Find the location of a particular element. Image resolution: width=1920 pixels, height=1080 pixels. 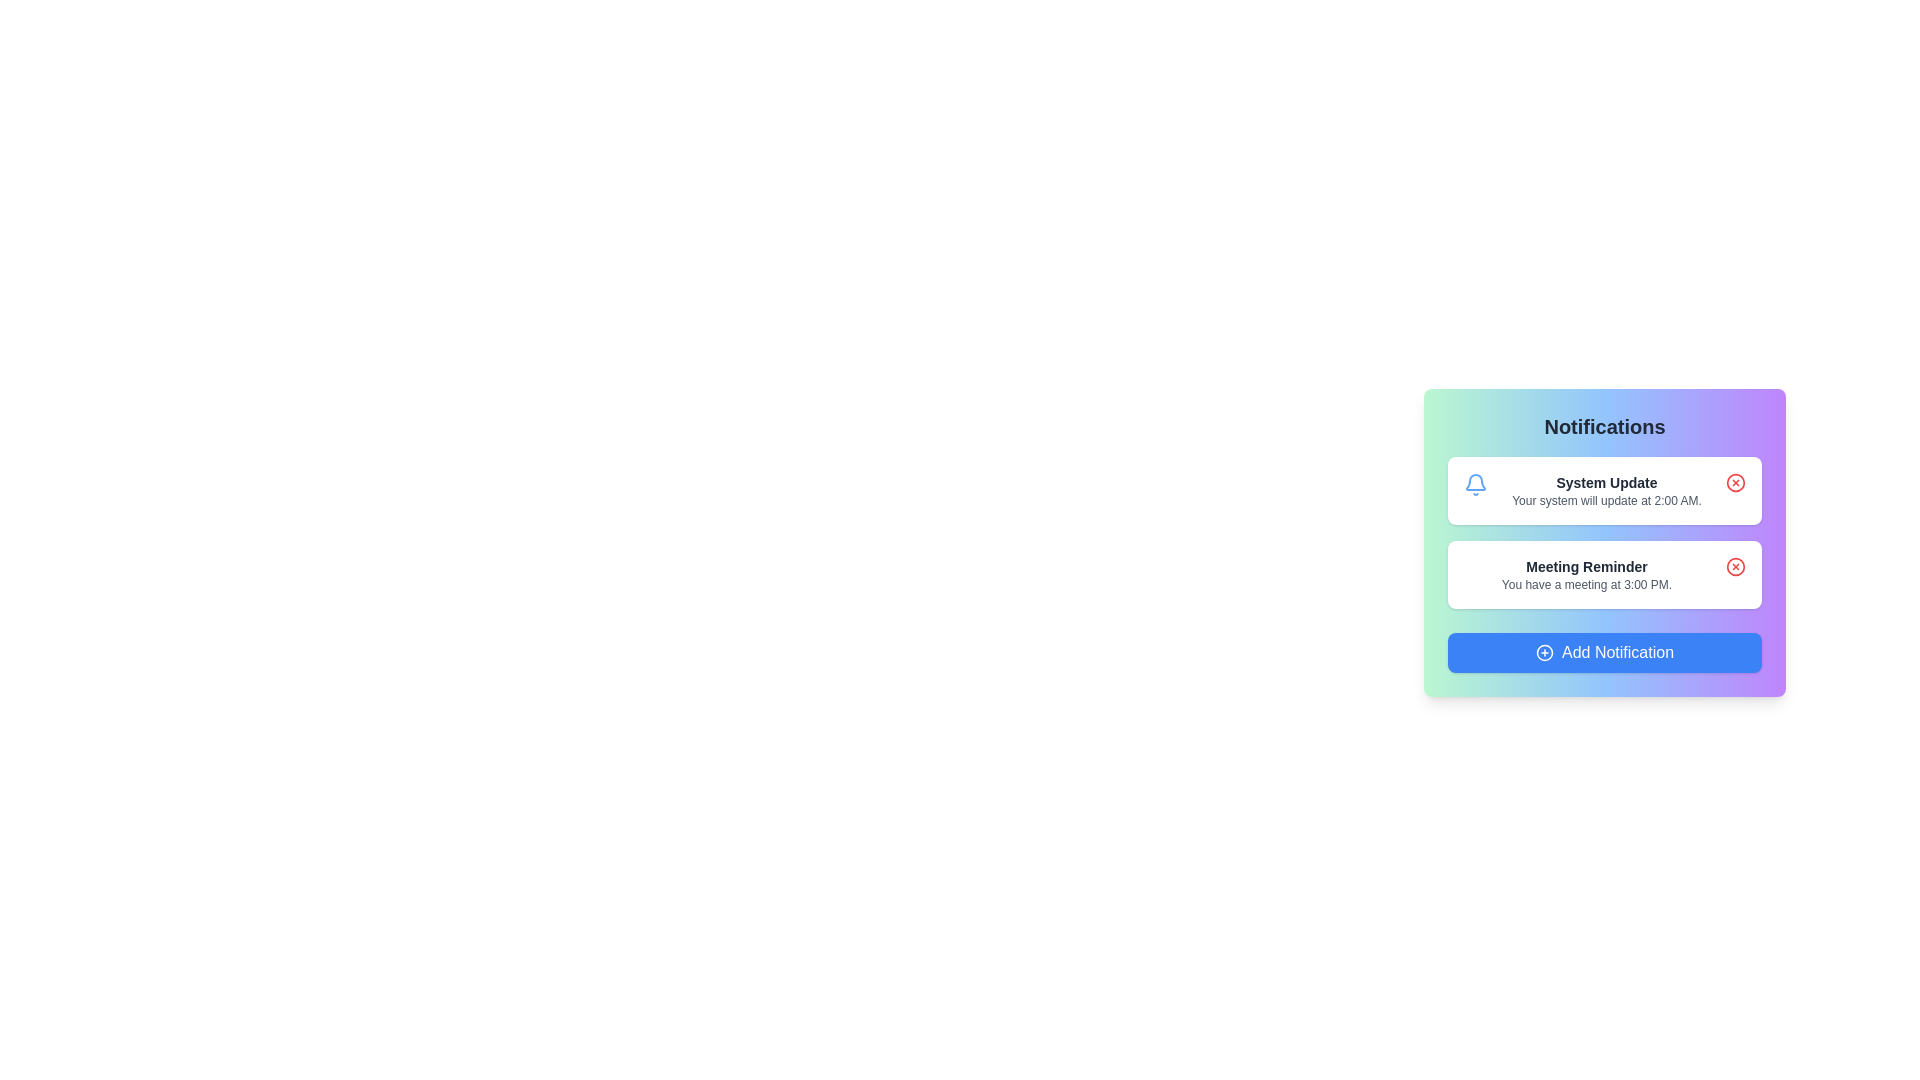

close icon for the notification titled 'System Update' is located at coordinates (1735, 482).